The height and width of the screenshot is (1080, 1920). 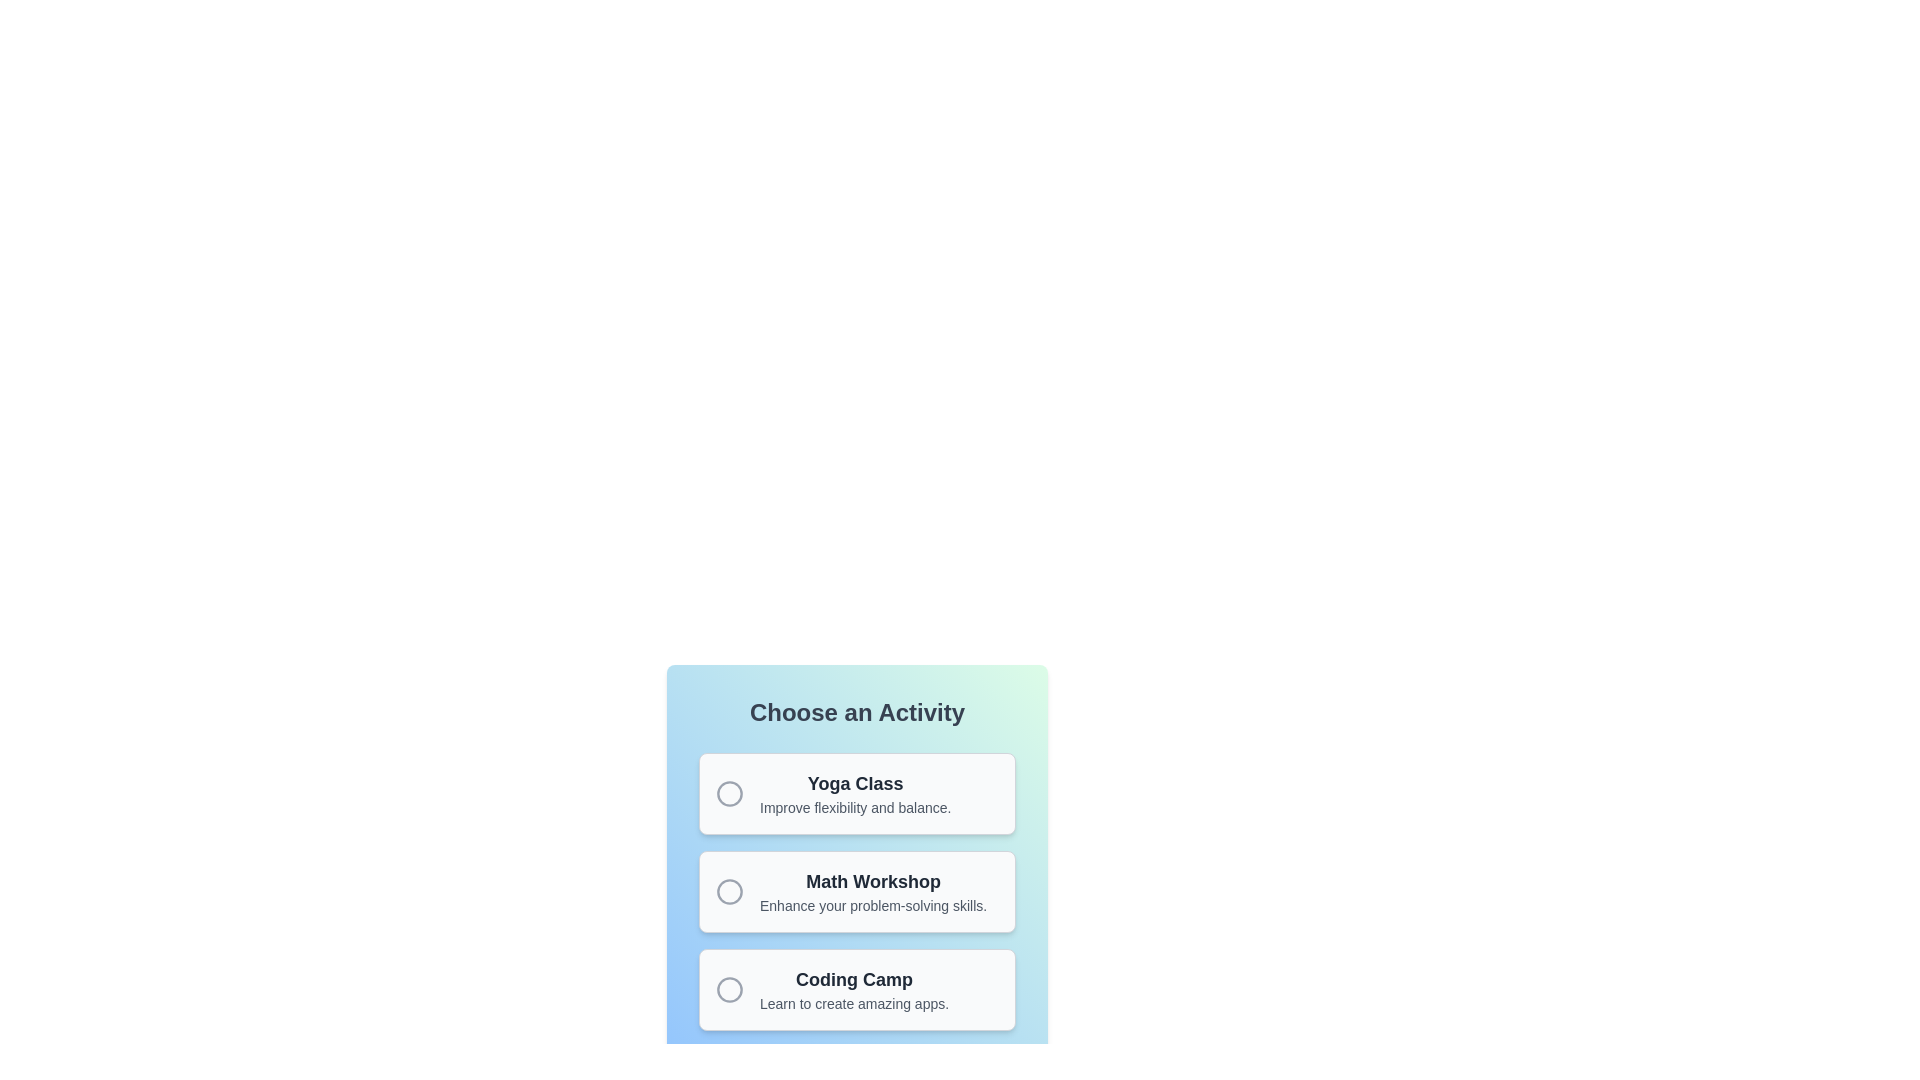 I want to click on the 'Coding Camp' UI card, which is the third card in the list of activities under 'Choose an Activity', so click(x=857, y=990).